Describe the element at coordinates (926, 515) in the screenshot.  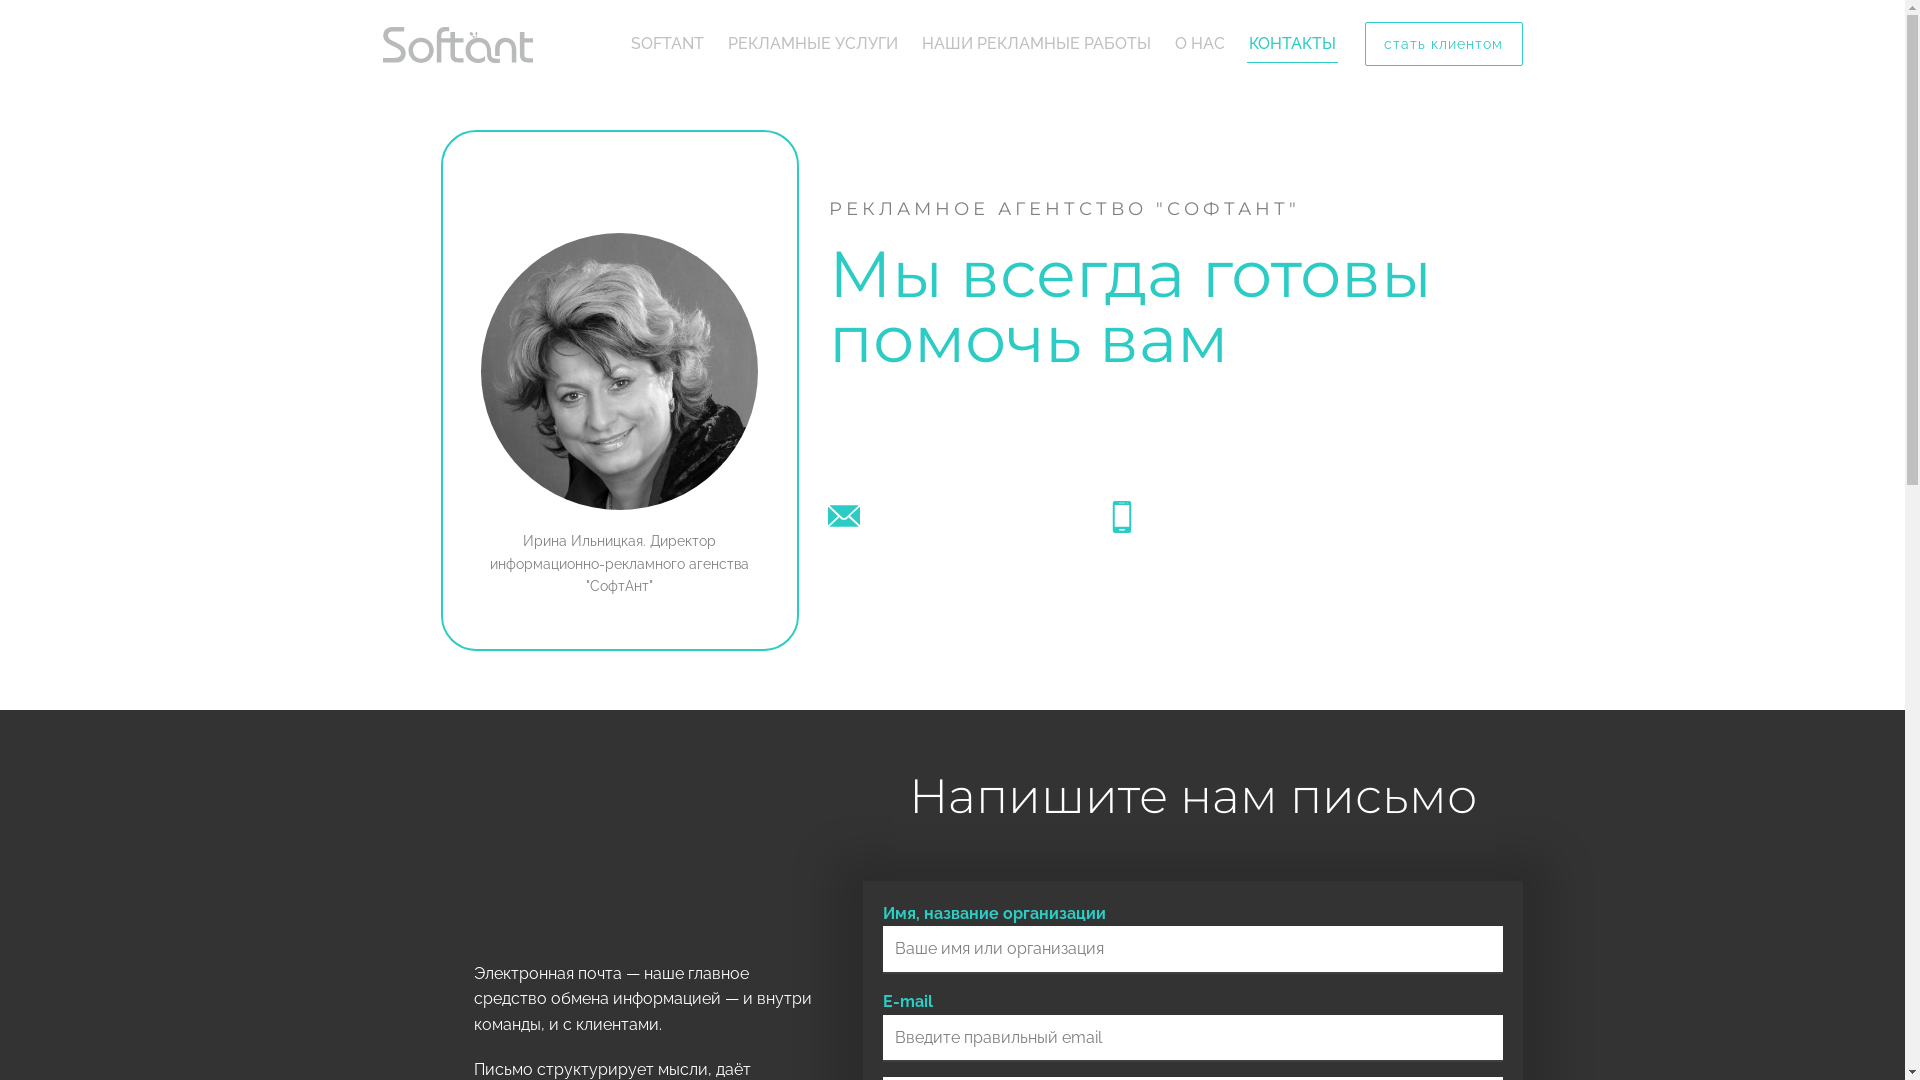
I see `' info@mebel.by'` at that location.